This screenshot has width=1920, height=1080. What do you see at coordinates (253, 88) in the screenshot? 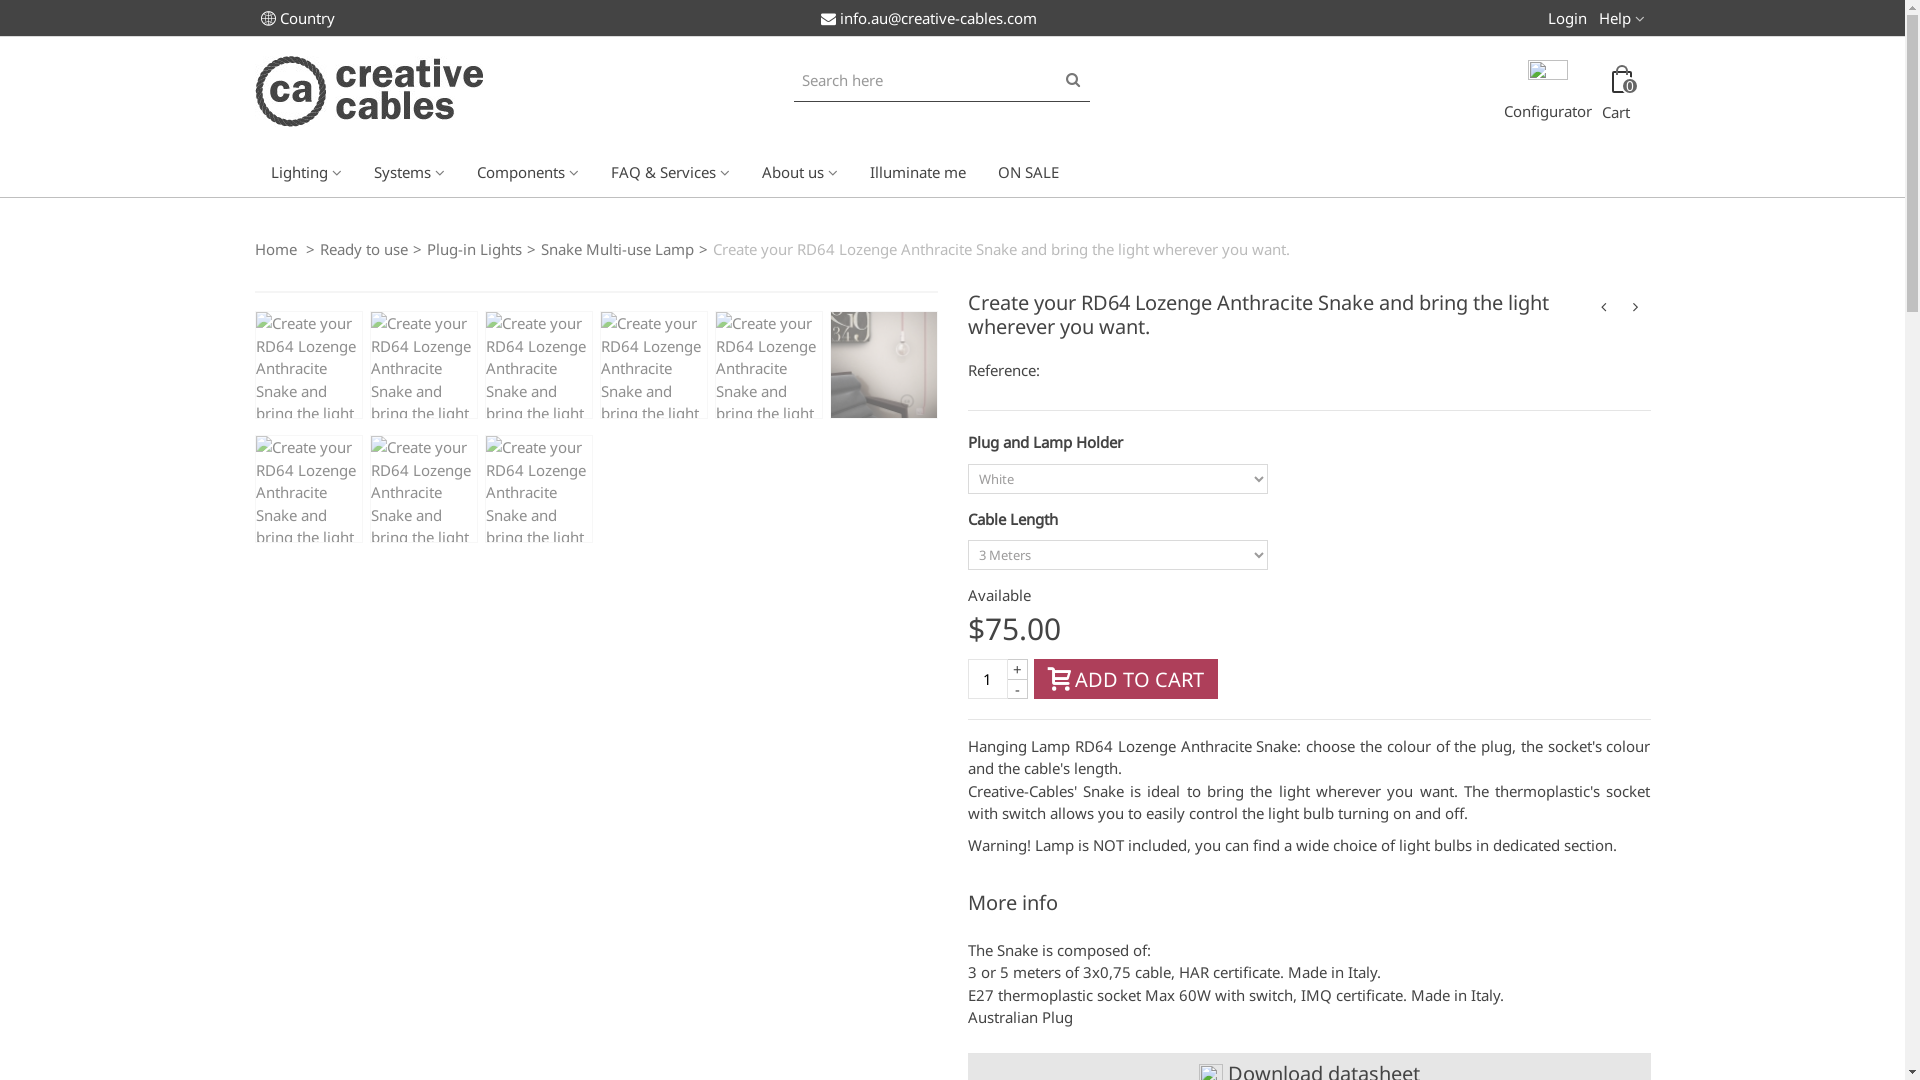
I see `'Creative-Cables AU'` at bounding box center [253, 88].